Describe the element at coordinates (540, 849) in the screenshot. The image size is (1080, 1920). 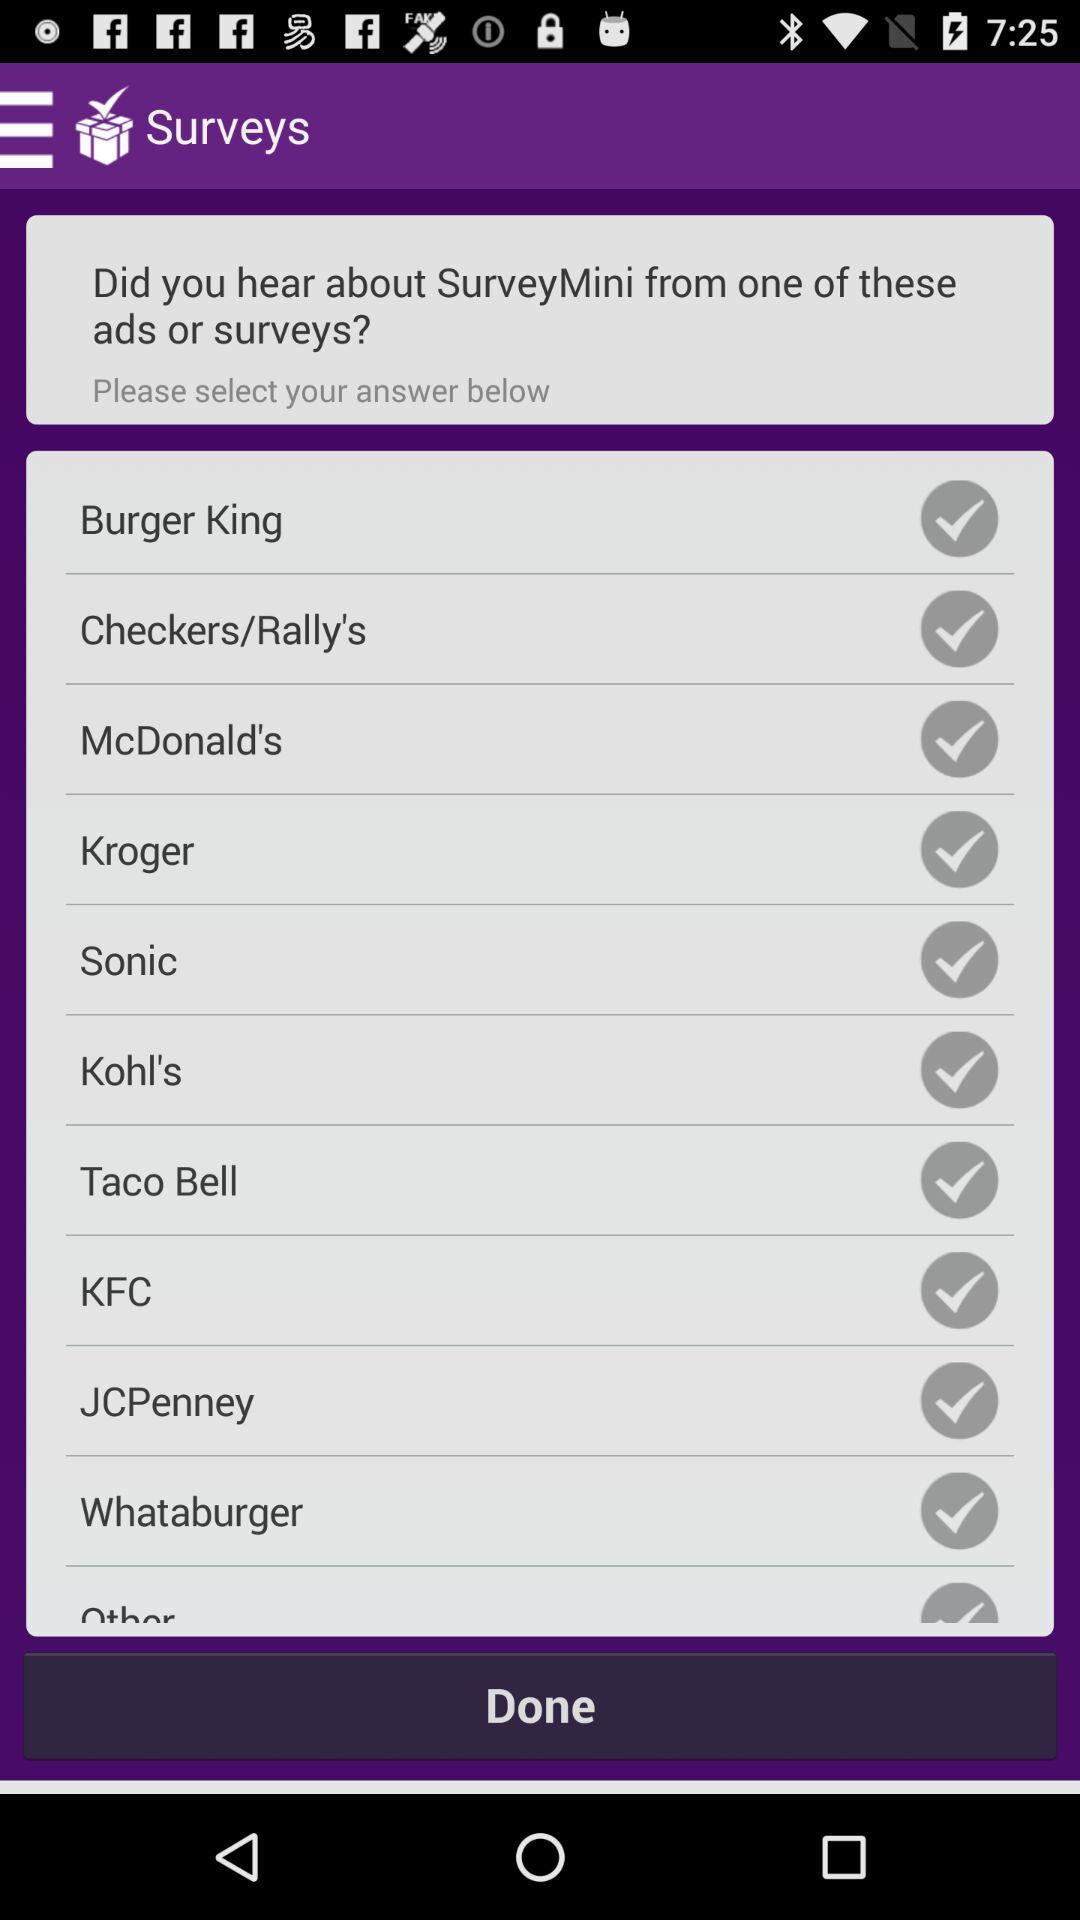
I see `kroger` at that location.